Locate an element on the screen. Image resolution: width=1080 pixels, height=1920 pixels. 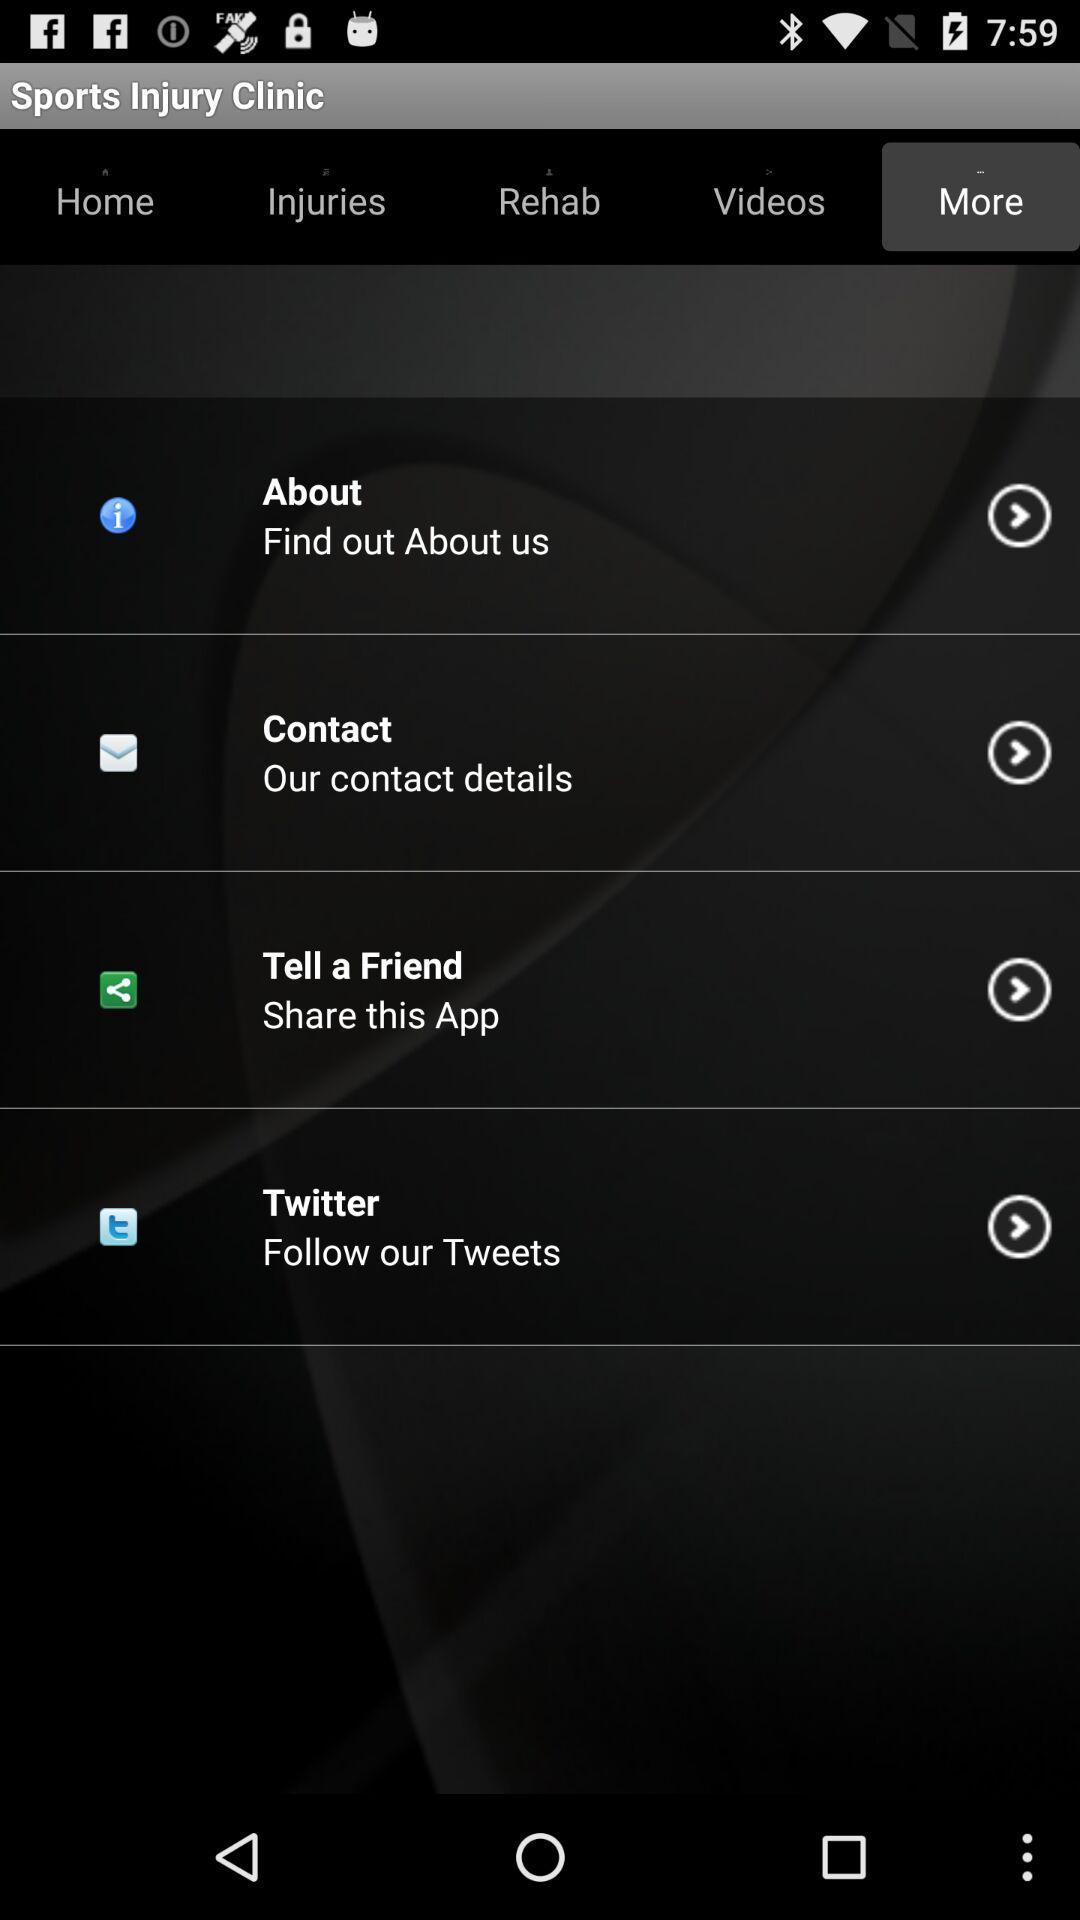
home is located at coordinates (105, 196).